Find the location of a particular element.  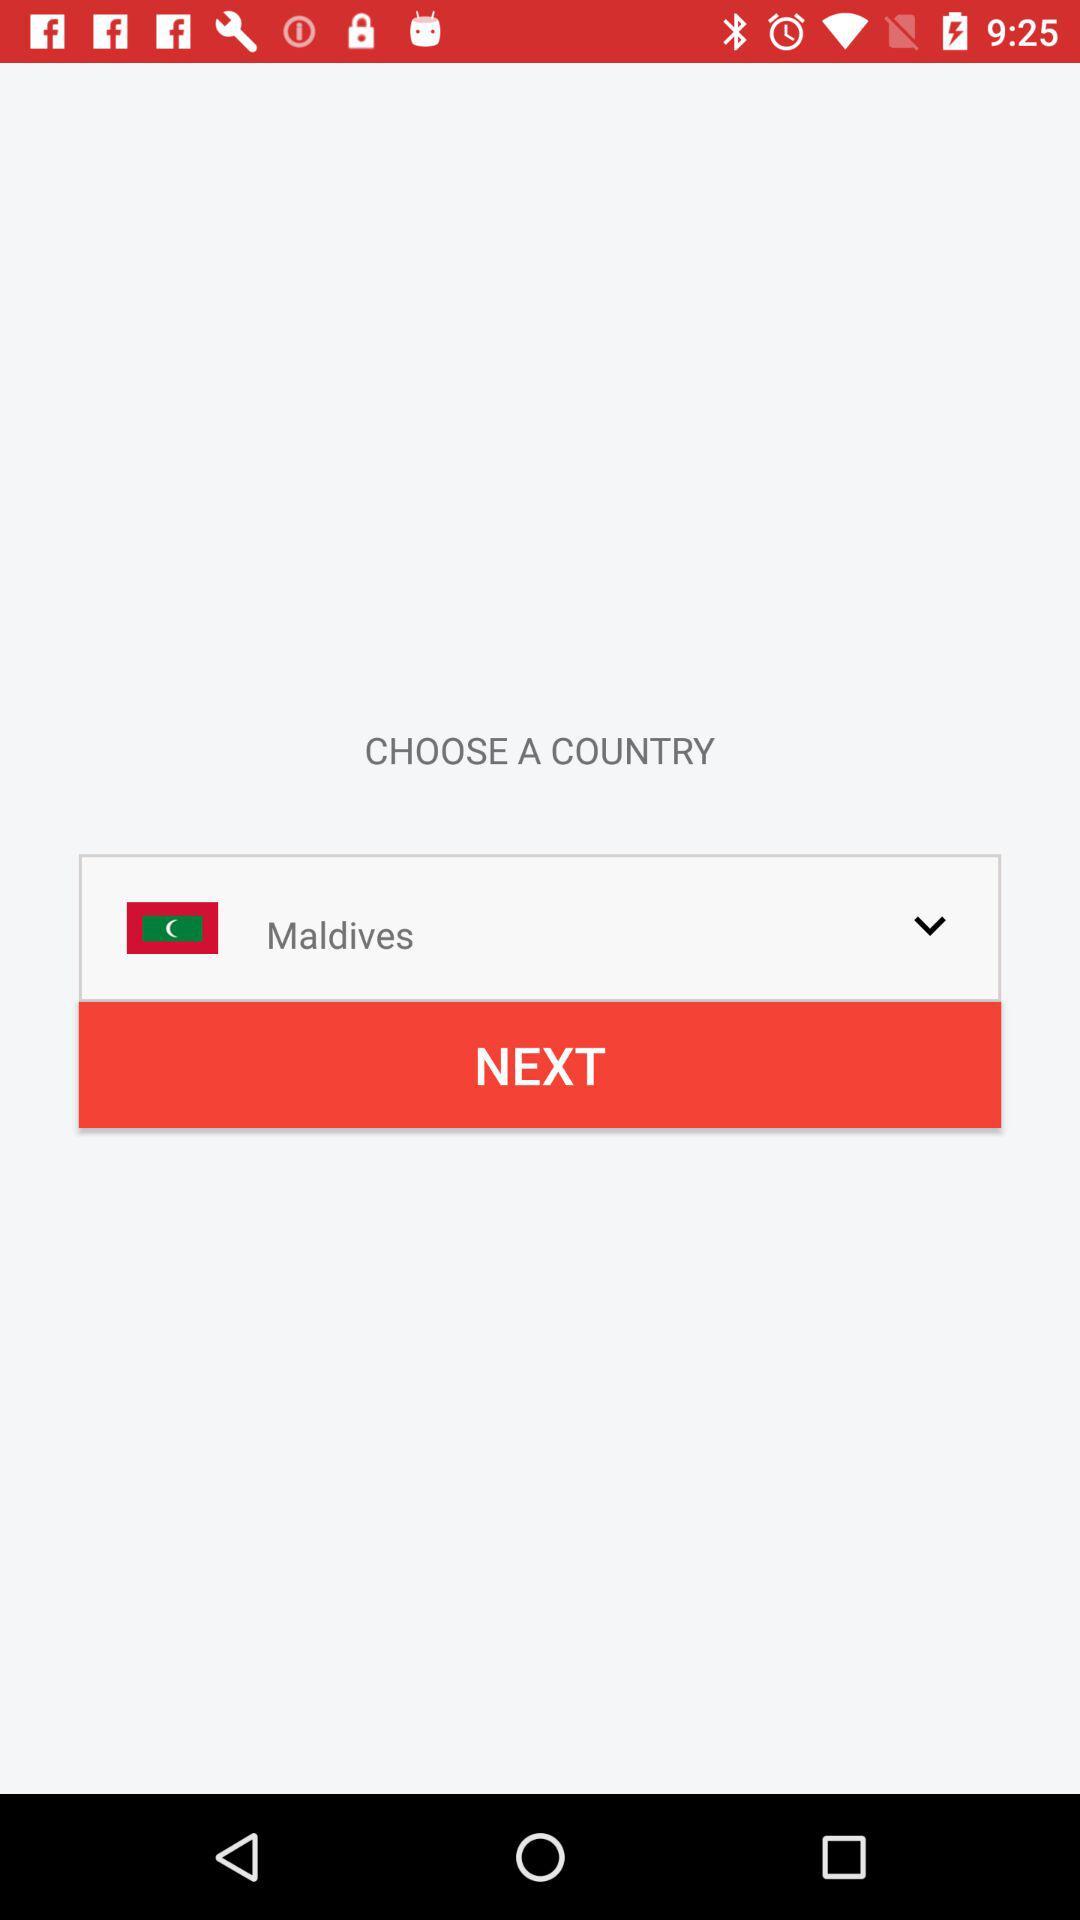

drop down menu is located at coordinates (929, 924).